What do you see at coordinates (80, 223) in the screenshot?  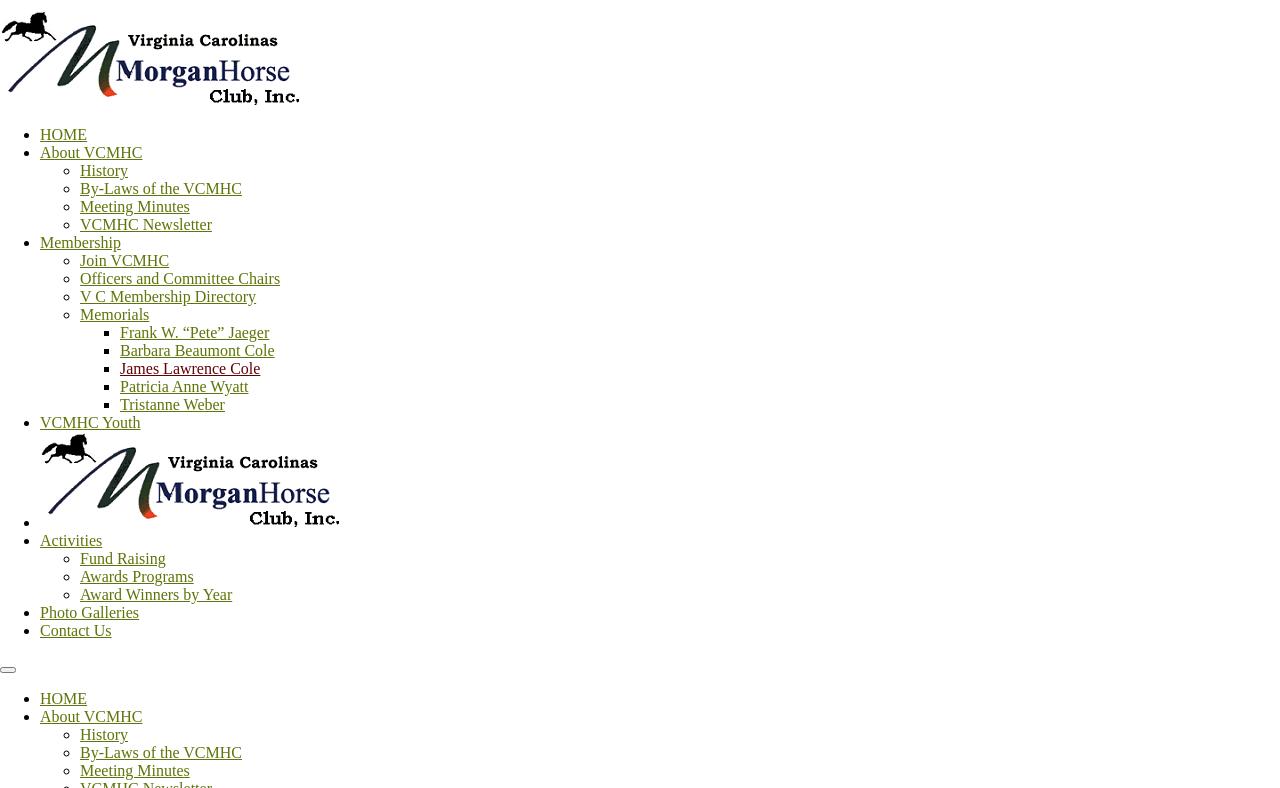 I see `'VCMHC Newsletter'` at bounding box center [80, 223].